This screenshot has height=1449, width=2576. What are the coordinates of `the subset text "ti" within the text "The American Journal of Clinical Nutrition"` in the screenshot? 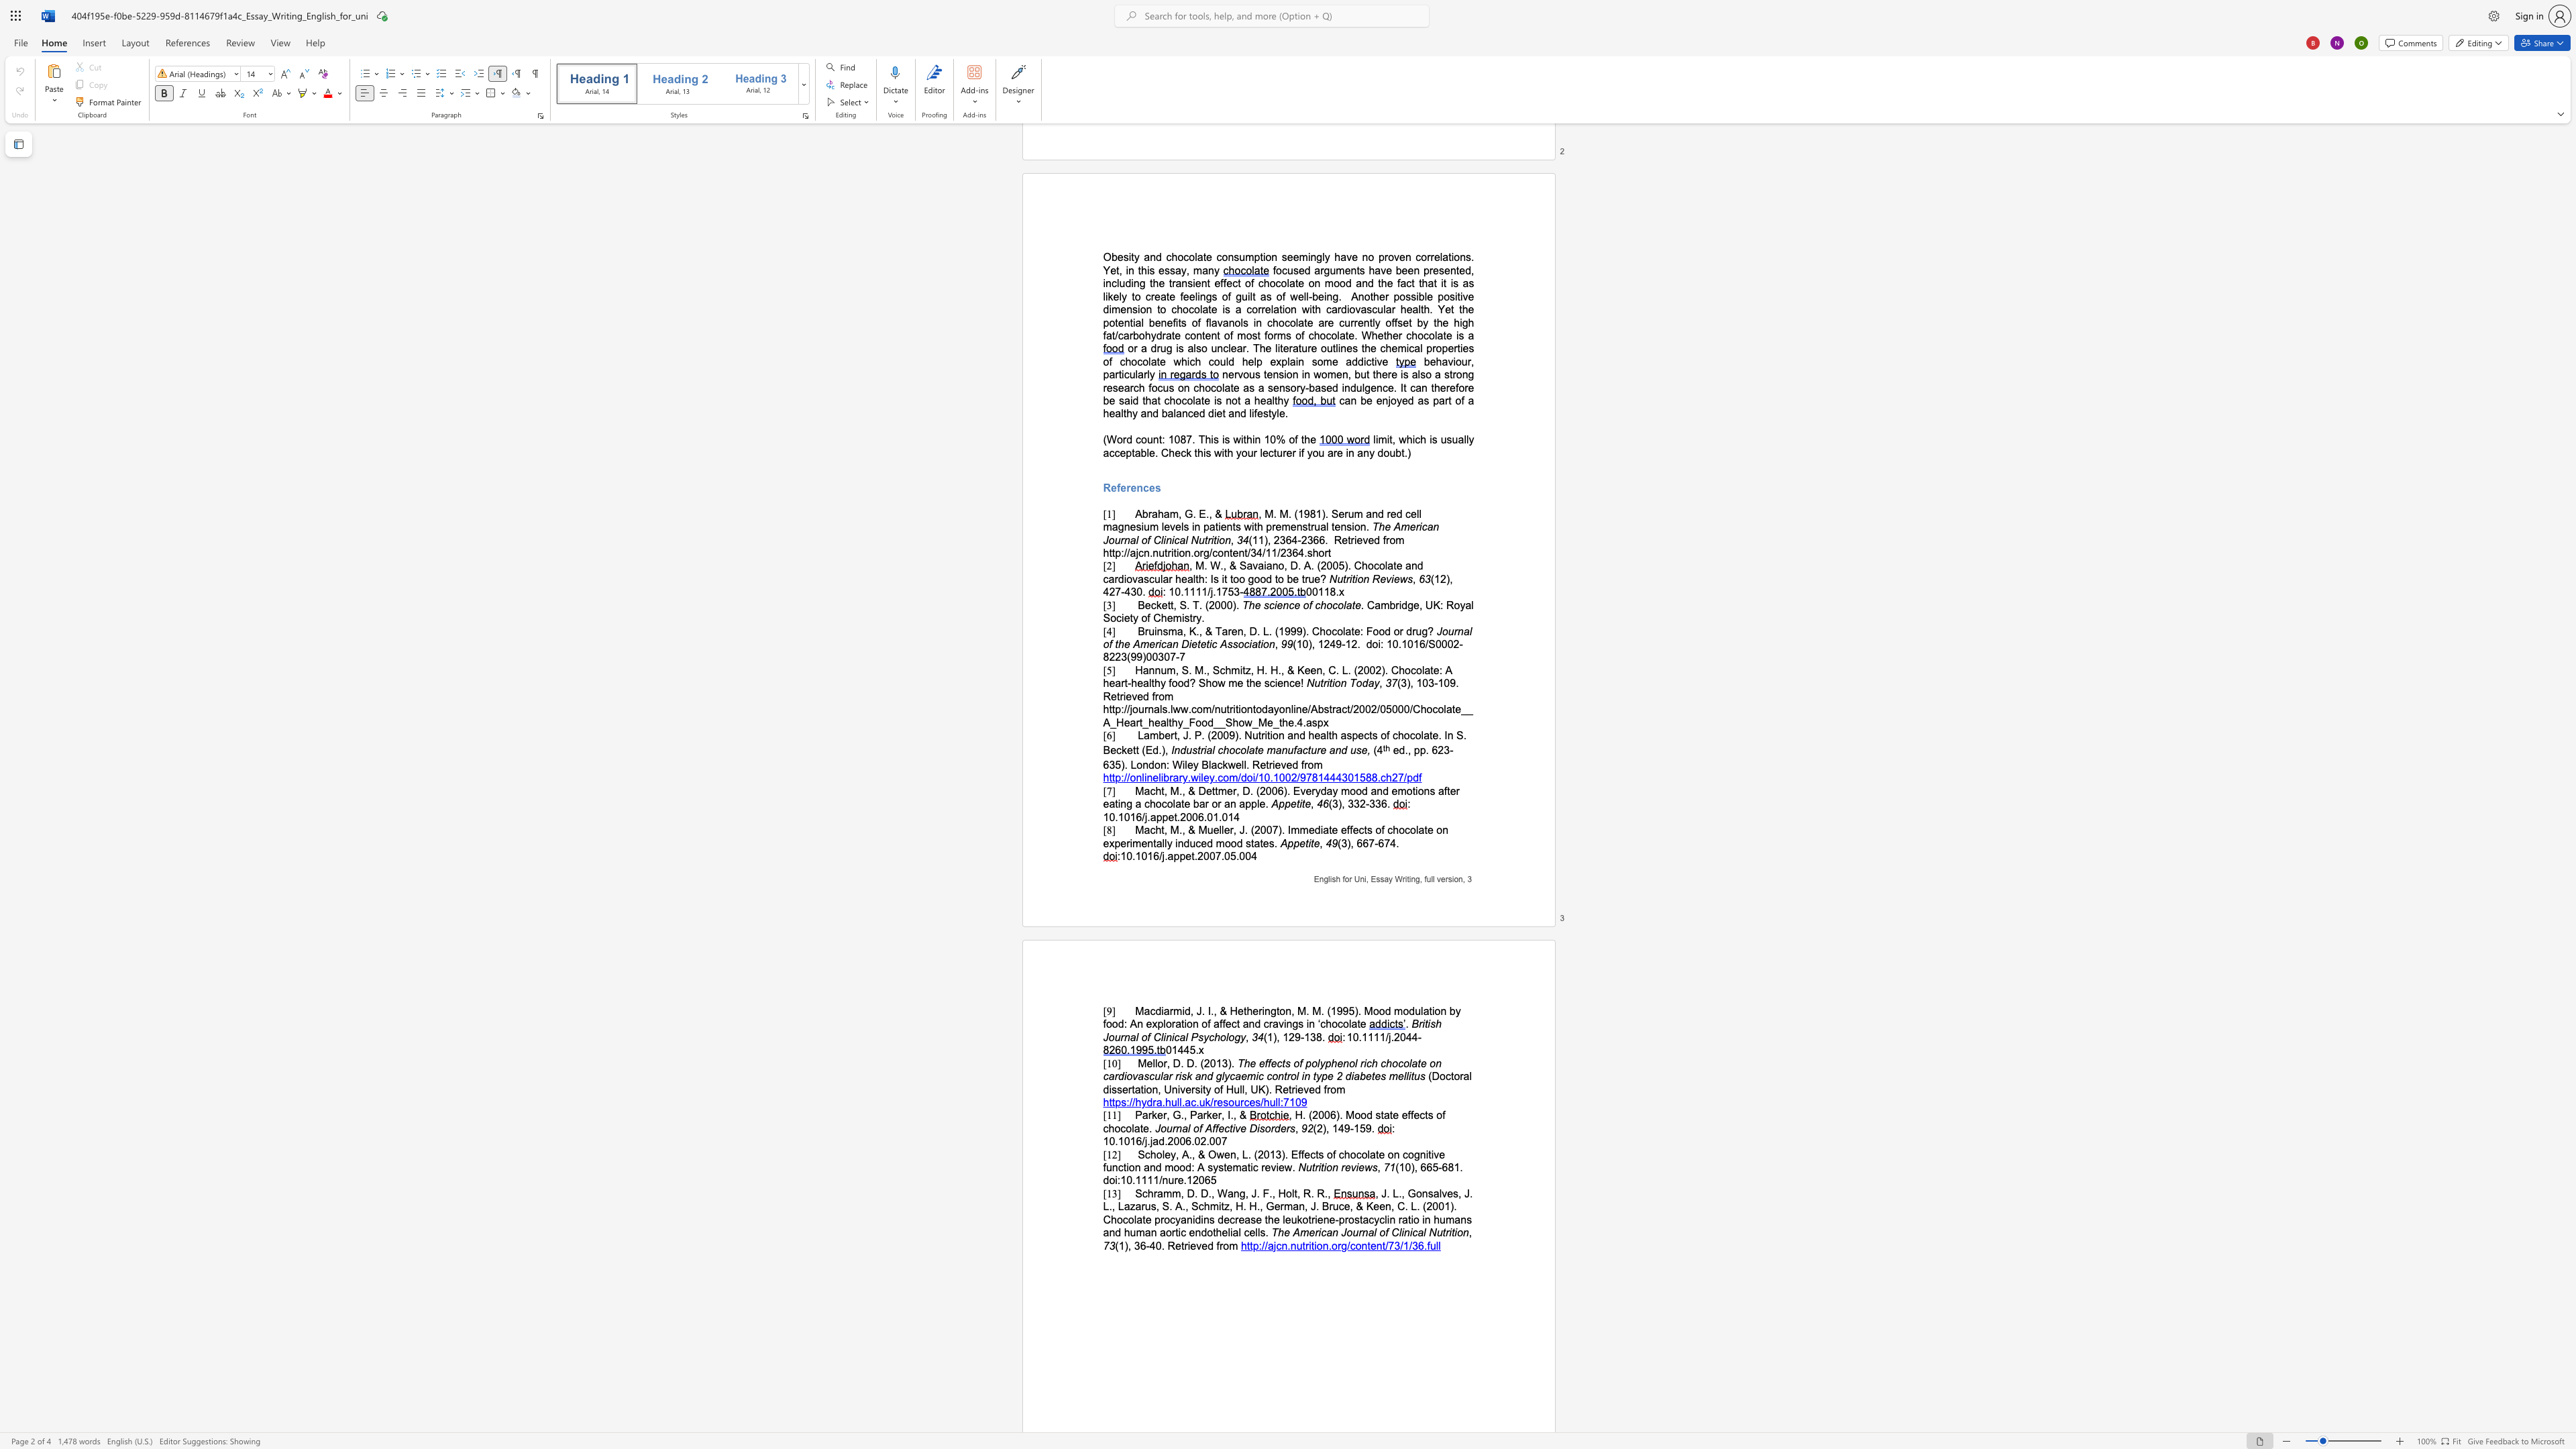 It's located at (1450, 1231).